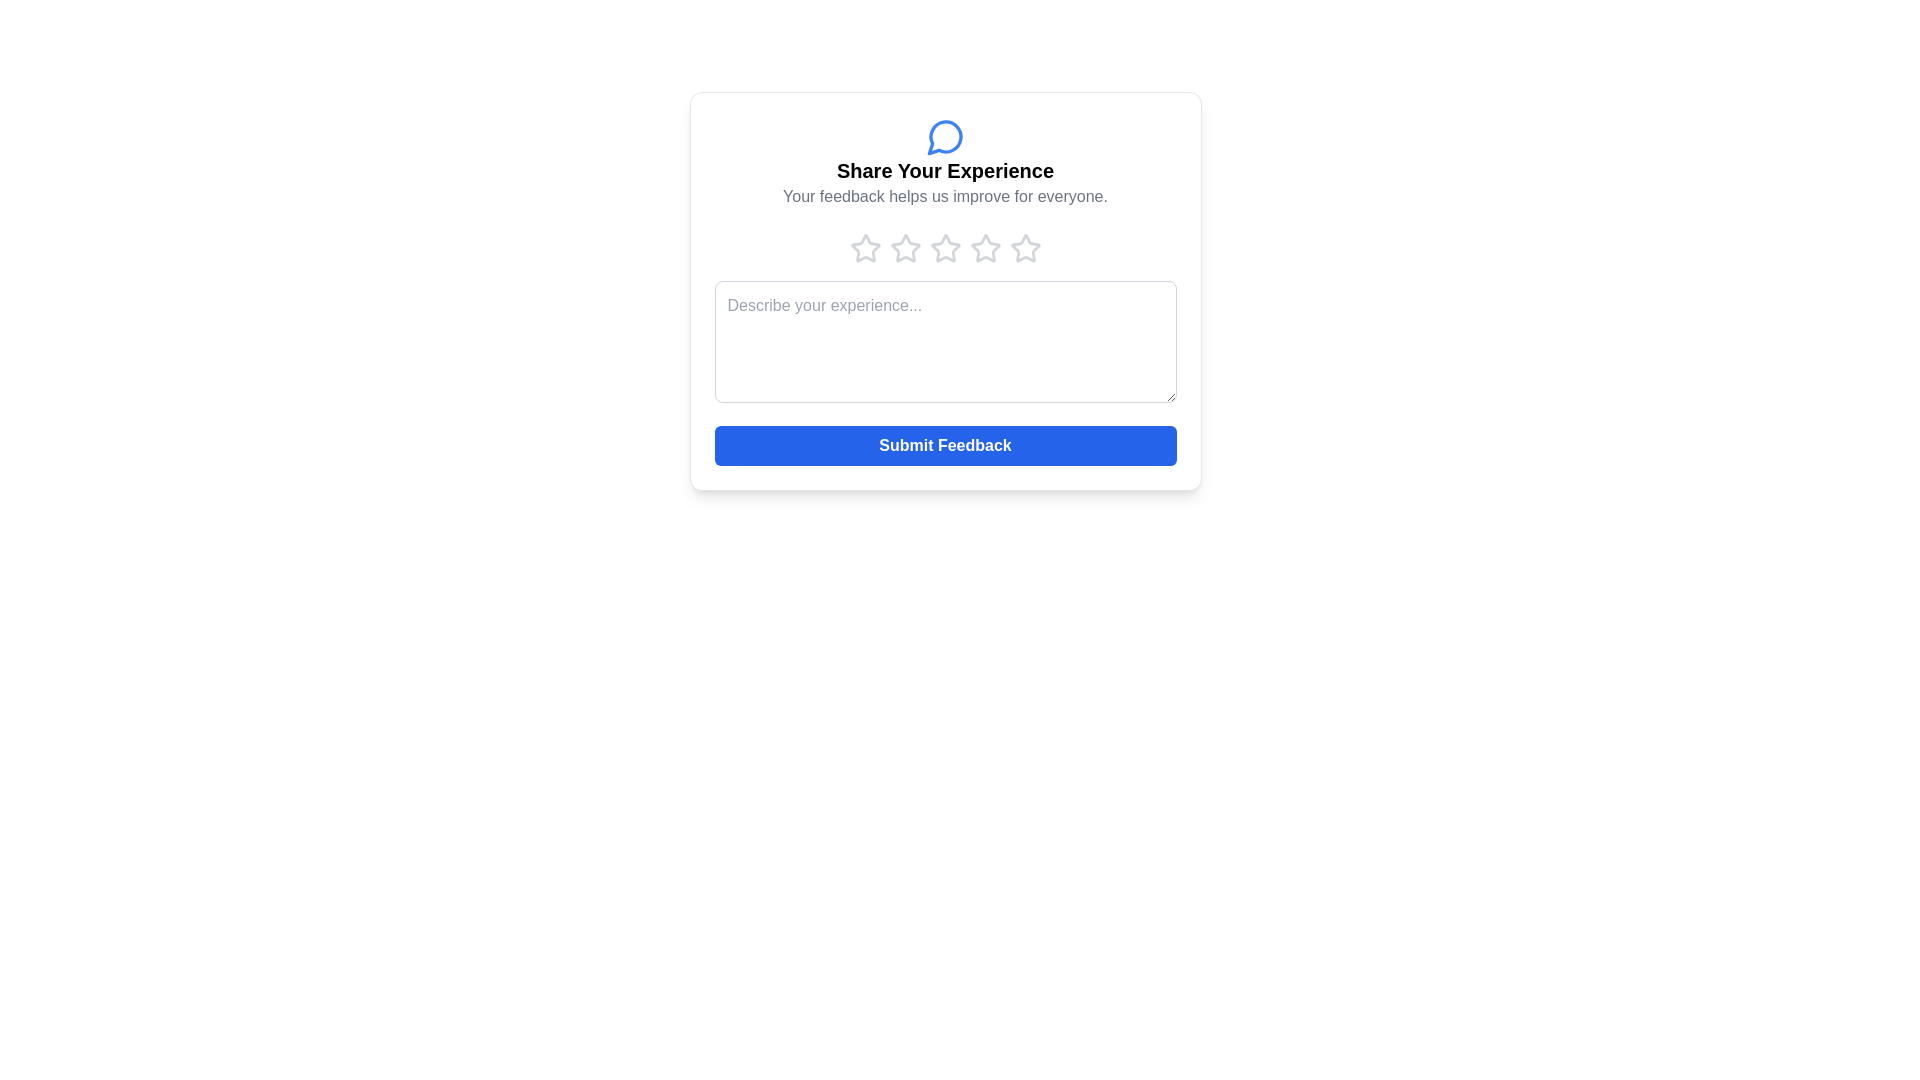  What do you see at coordinates (904, 248) in the screenshot?
I see `the third star-shaped icon with a gray outline in the feedback section` at bounding box center [904, 248].